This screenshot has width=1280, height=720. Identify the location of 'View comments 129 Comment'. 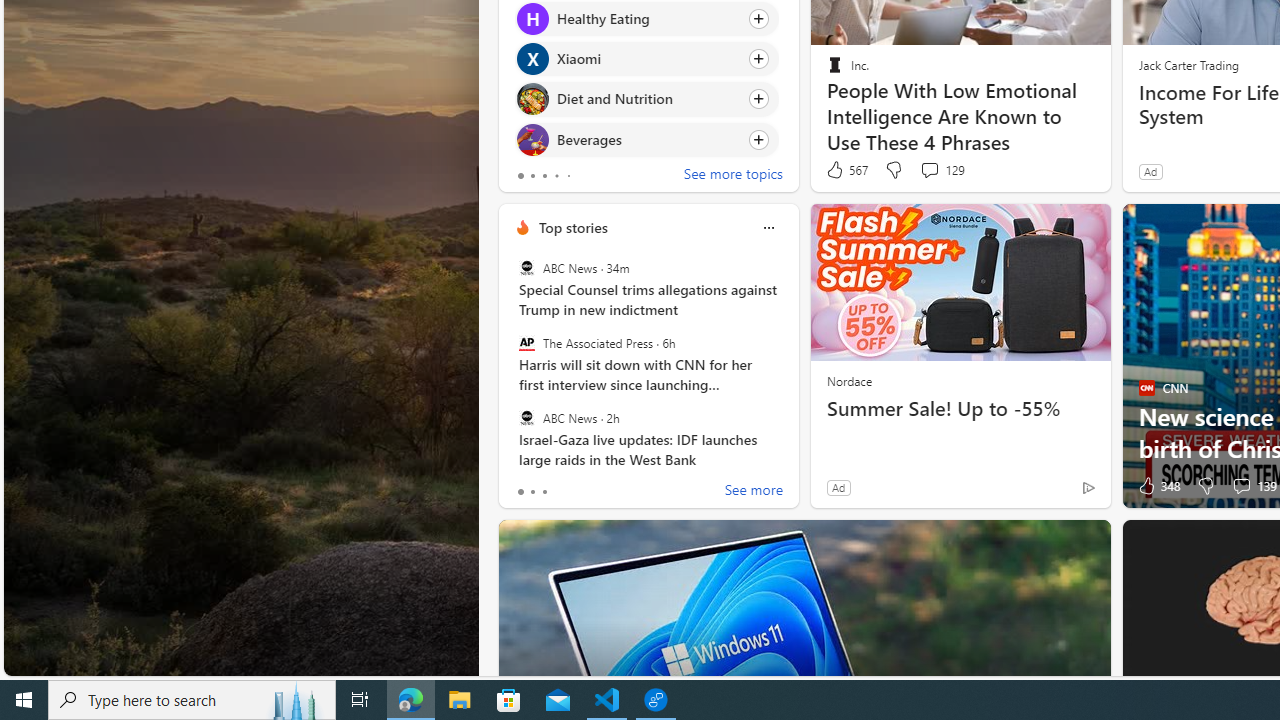
(941, 169).